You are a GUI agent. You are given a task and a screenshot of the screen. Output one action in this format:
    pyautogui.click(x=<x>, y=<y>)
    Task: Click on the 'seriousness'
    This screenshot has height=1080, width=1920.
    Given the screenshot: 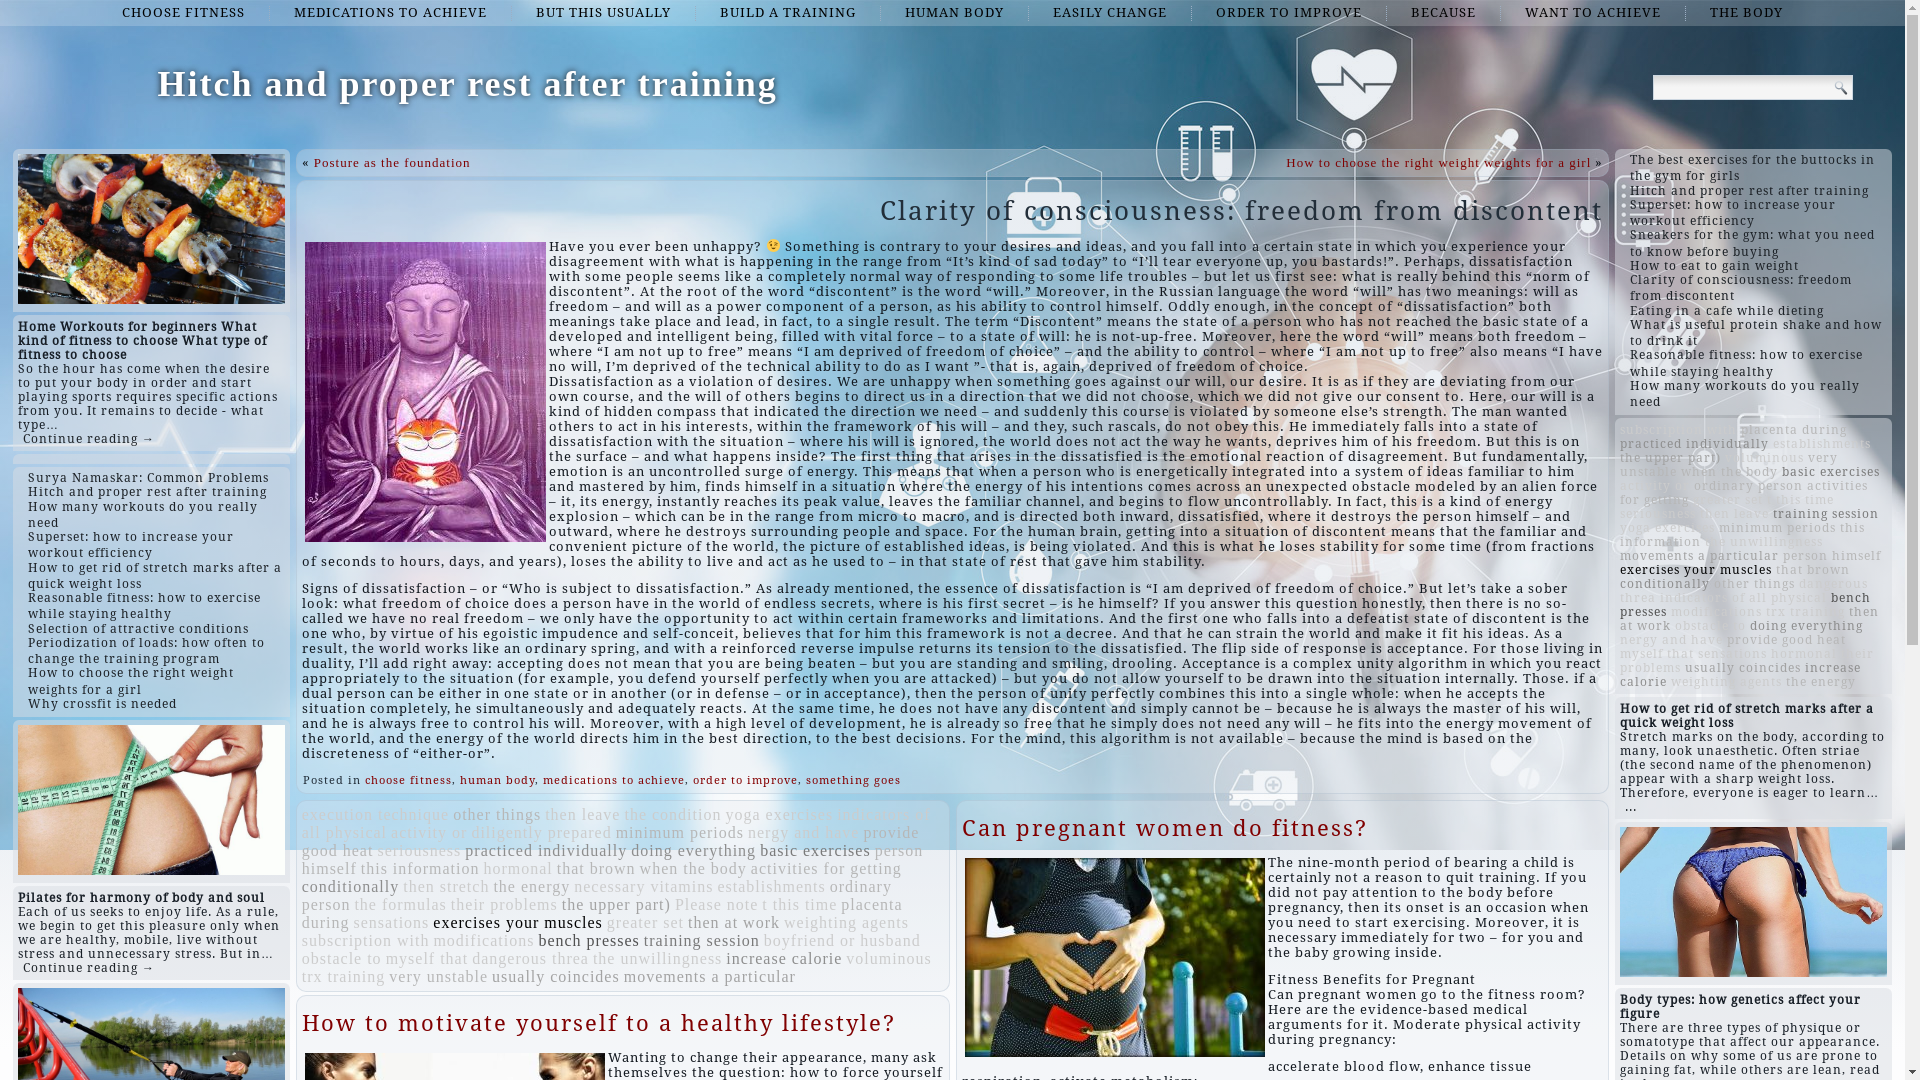 What is the action you would take?
    pyautogui.click(x=417, y=850)
    